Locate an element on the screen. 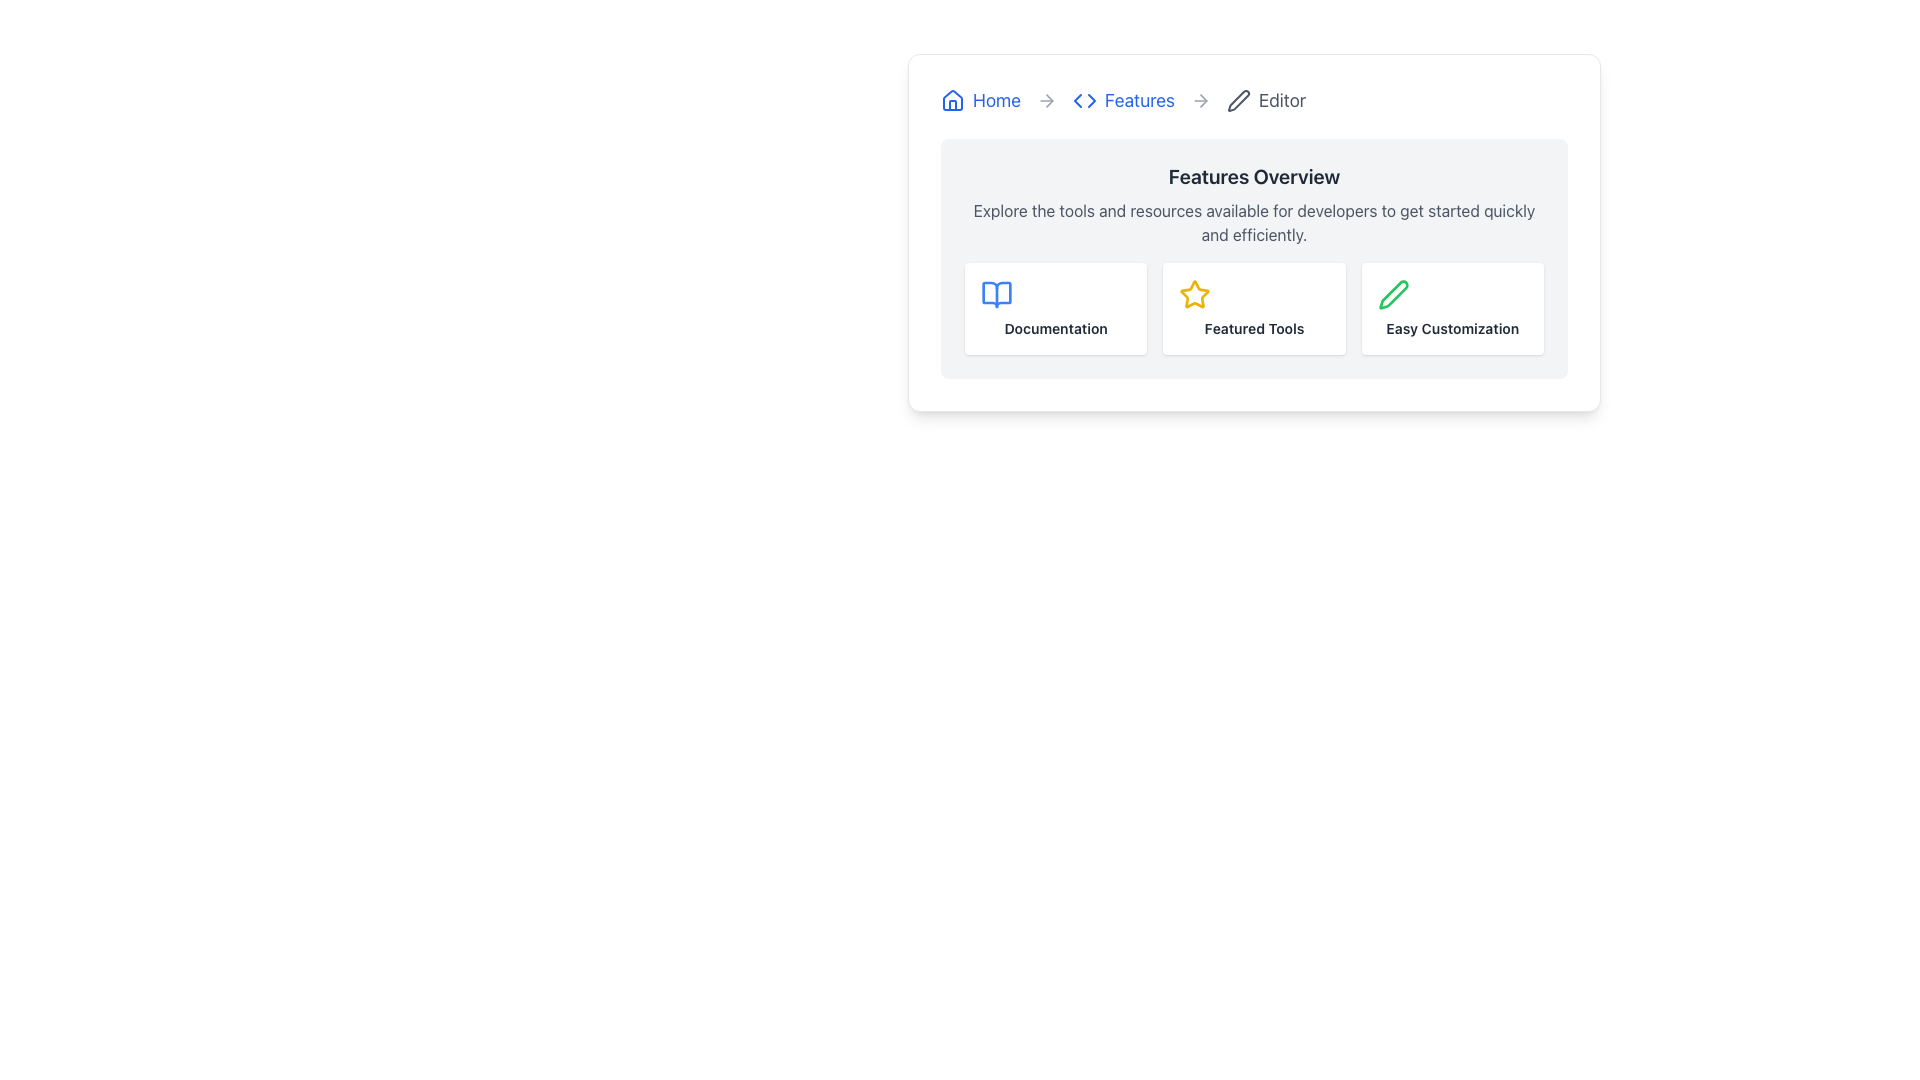 The height and width of the screenshot is (1080, 1920). the second card in the 'Features Overview' section is located at coordinates (1253, 308).